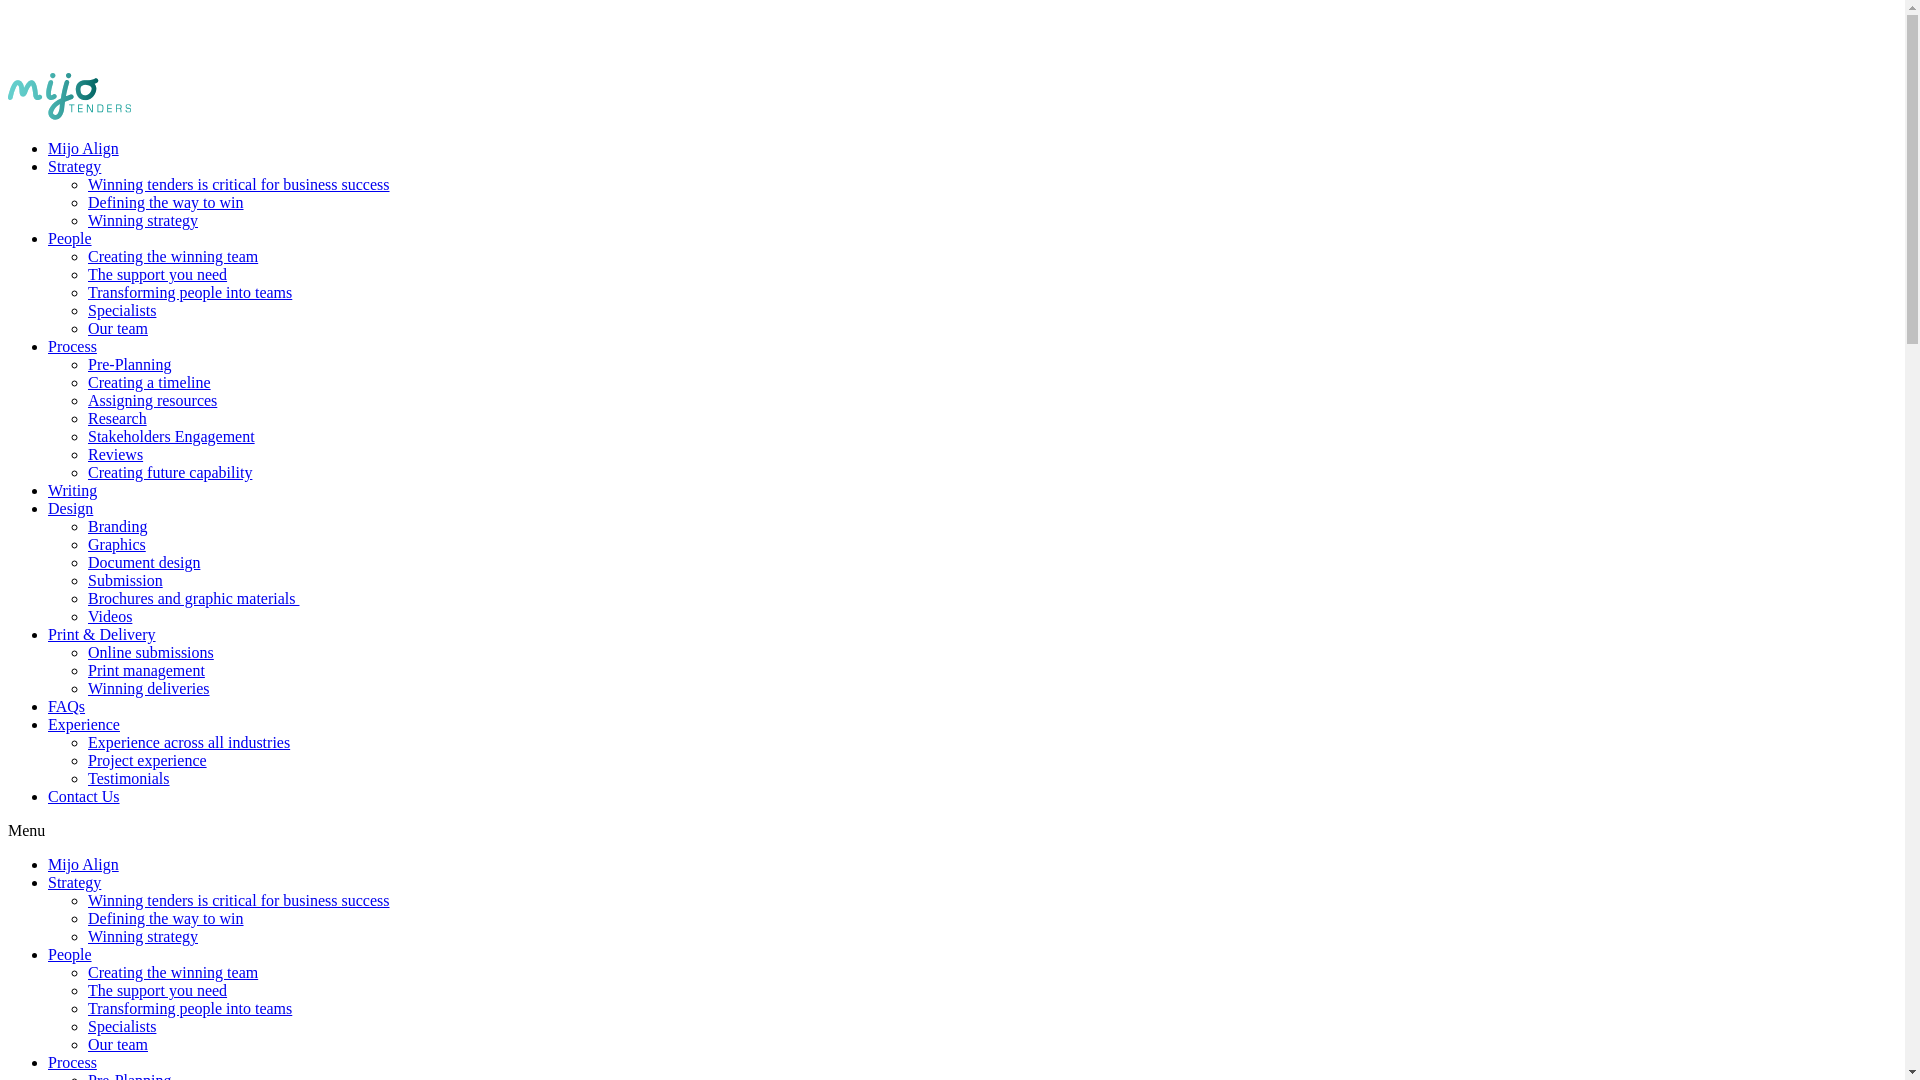 The width and height of the screenshot is (1920, 1080). Describe the element at coordinates (117, 525) in the screenshot. I see `'Branding'` at that location.